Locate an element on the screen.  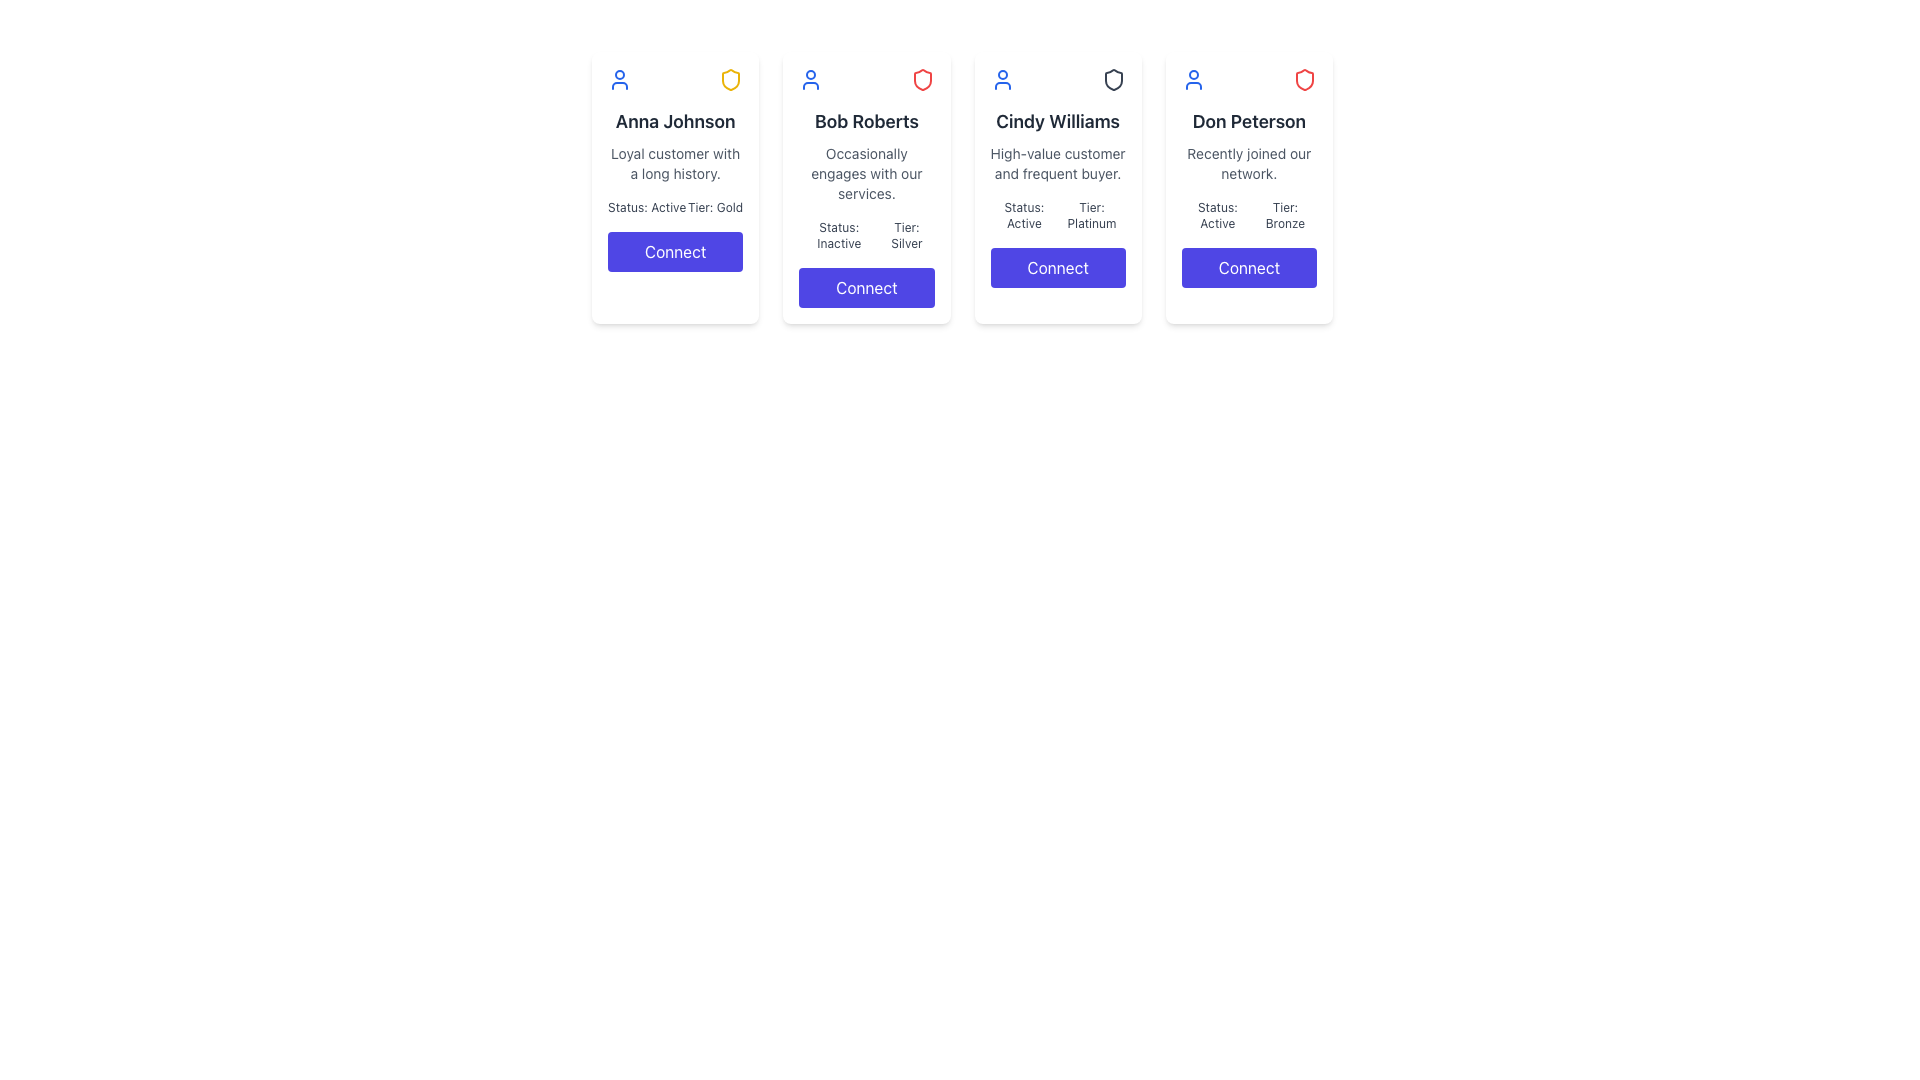
the text label displaying 'Tier: Platinum' located in the third user card from the left, positioned below 'Status: Active' is located at coordinates (1091, 216).